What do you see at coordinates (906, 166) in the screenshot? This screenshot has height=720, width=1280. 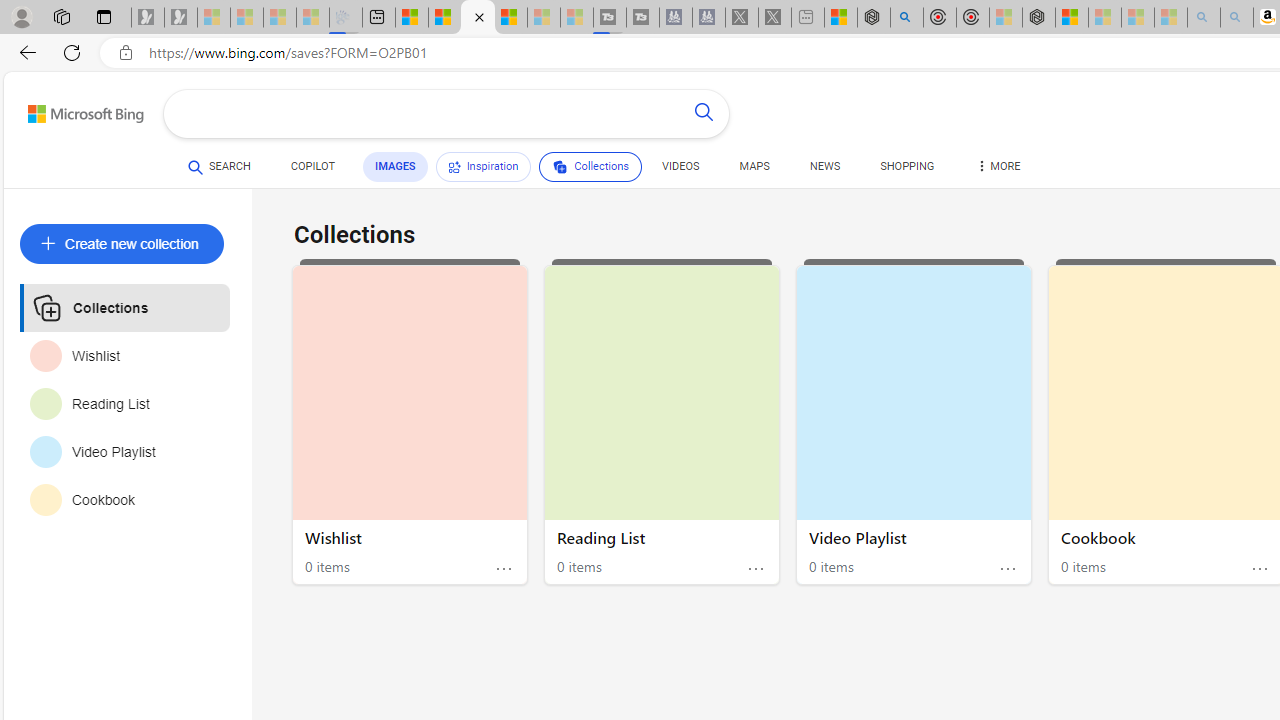 I see `'SHOPPING'` at bounding box center [906, 166].